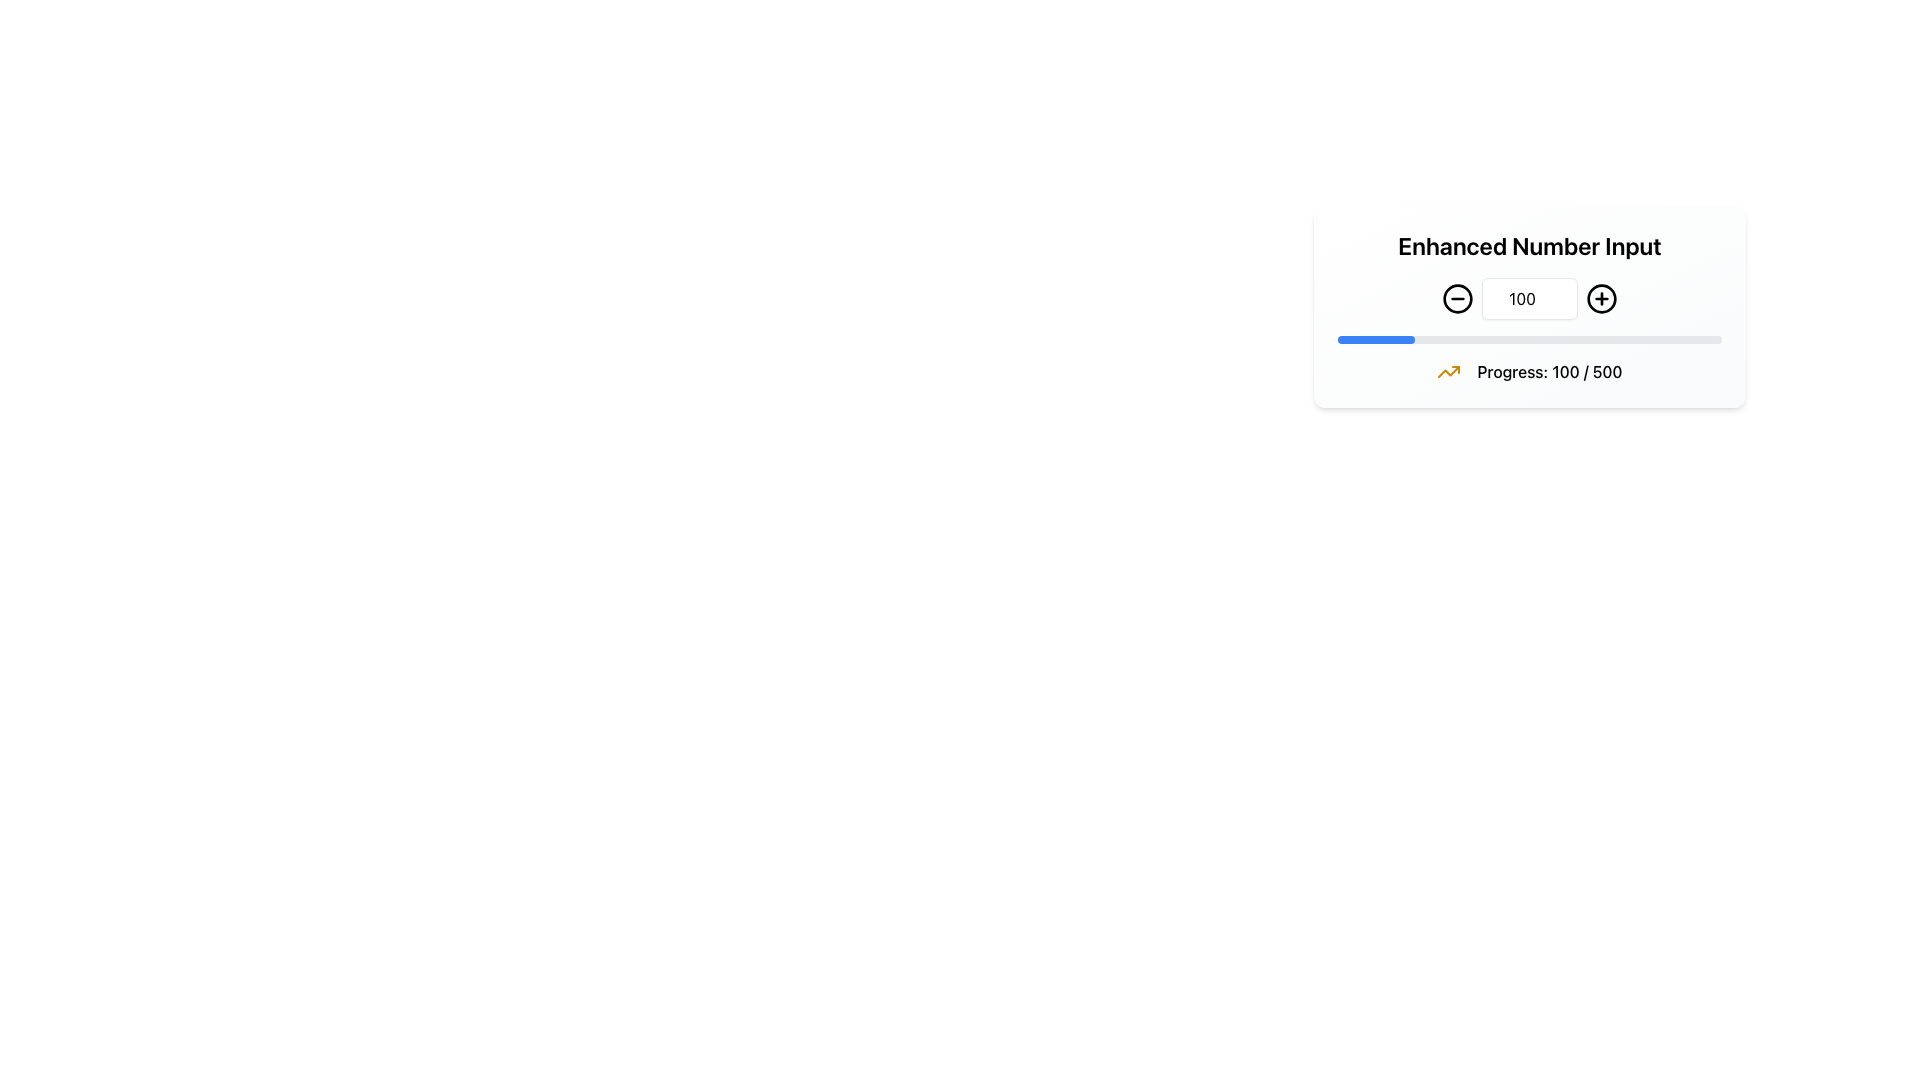  I want to click on the upward trending yellow arrow icon representing progress, located to the left of the text 'Progress: 100 / 500', so click(1449, 371).